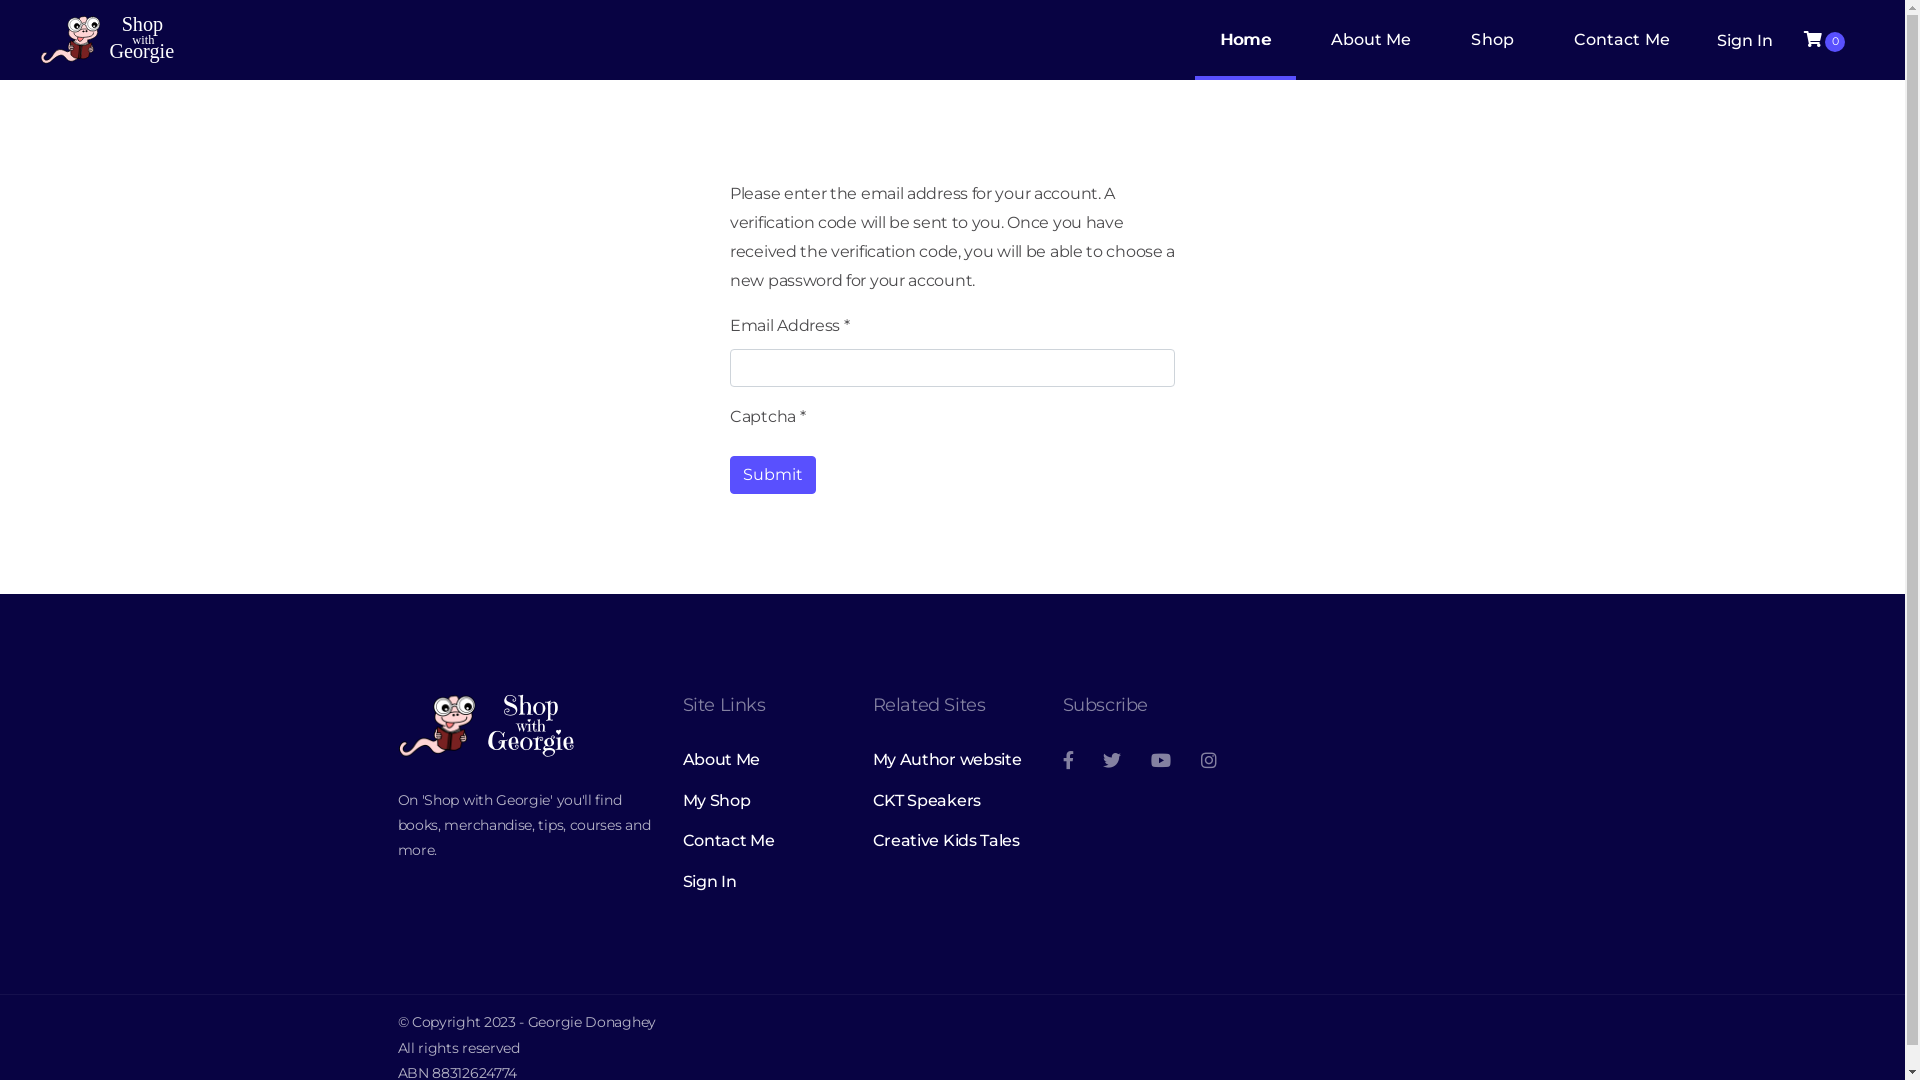 This screenshot has width=1920, height=1080. What do you see at coordinates (1370, 39) in the screenshot?
I see `'About Me'` at bounding box center [1370, 39].